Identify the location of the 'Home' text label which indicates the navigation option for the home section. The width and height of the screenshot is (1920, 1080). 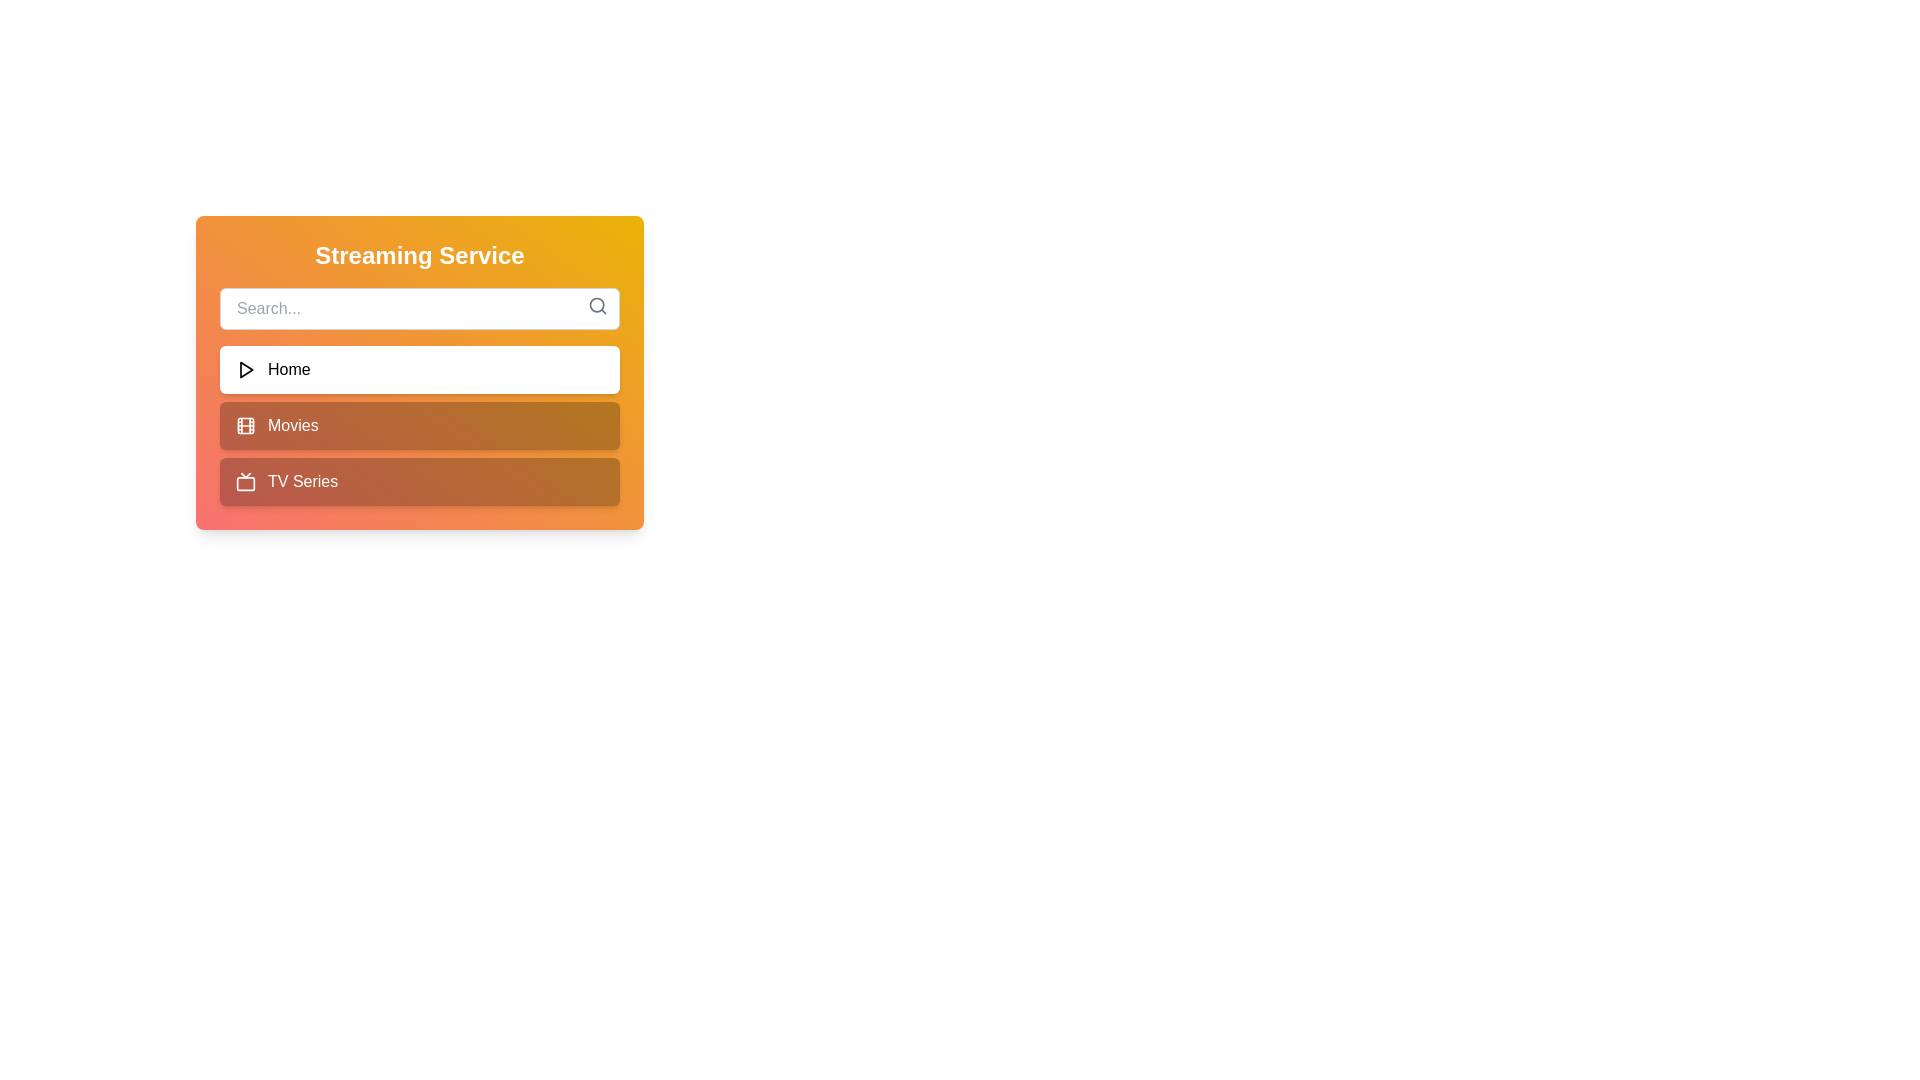
(288, 370).